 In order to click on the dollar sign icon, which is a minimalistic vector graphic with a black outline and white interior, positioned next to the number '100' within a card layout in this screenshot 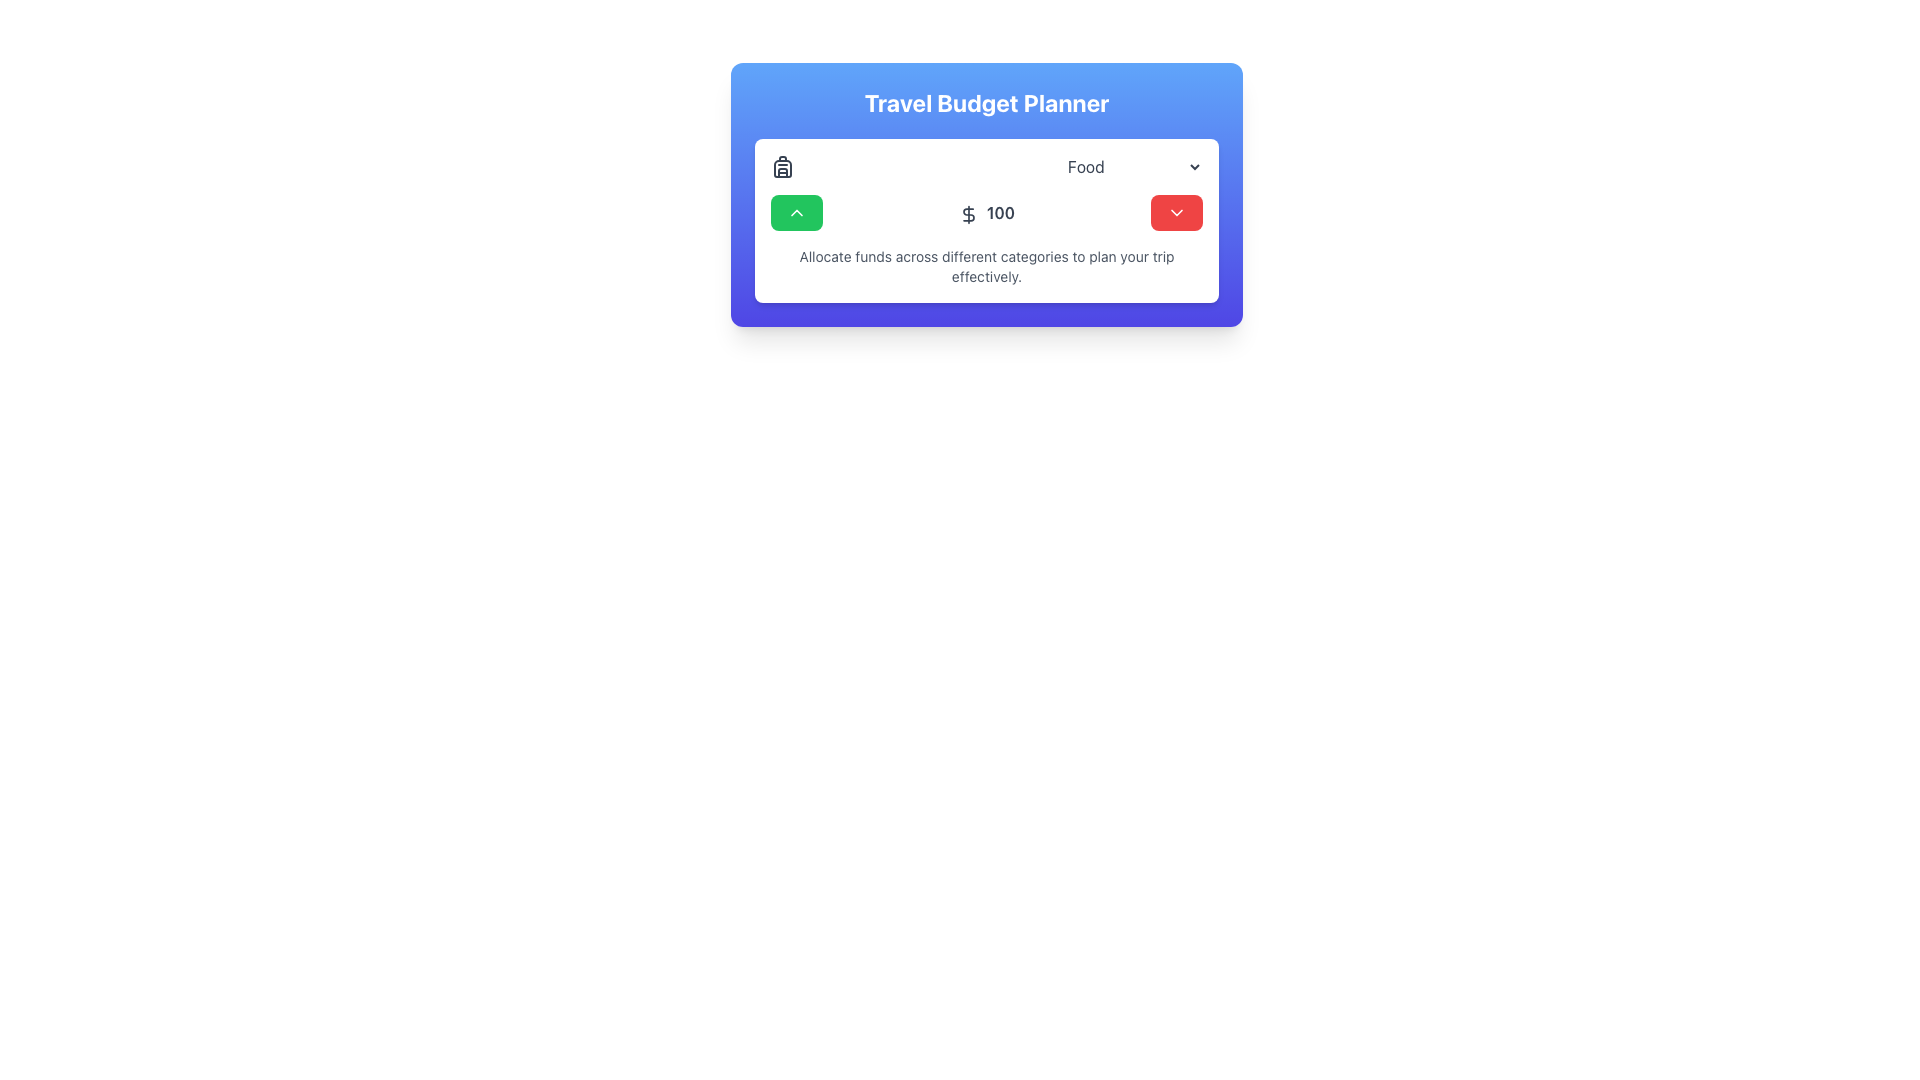, I will do `click(968, 214)`.